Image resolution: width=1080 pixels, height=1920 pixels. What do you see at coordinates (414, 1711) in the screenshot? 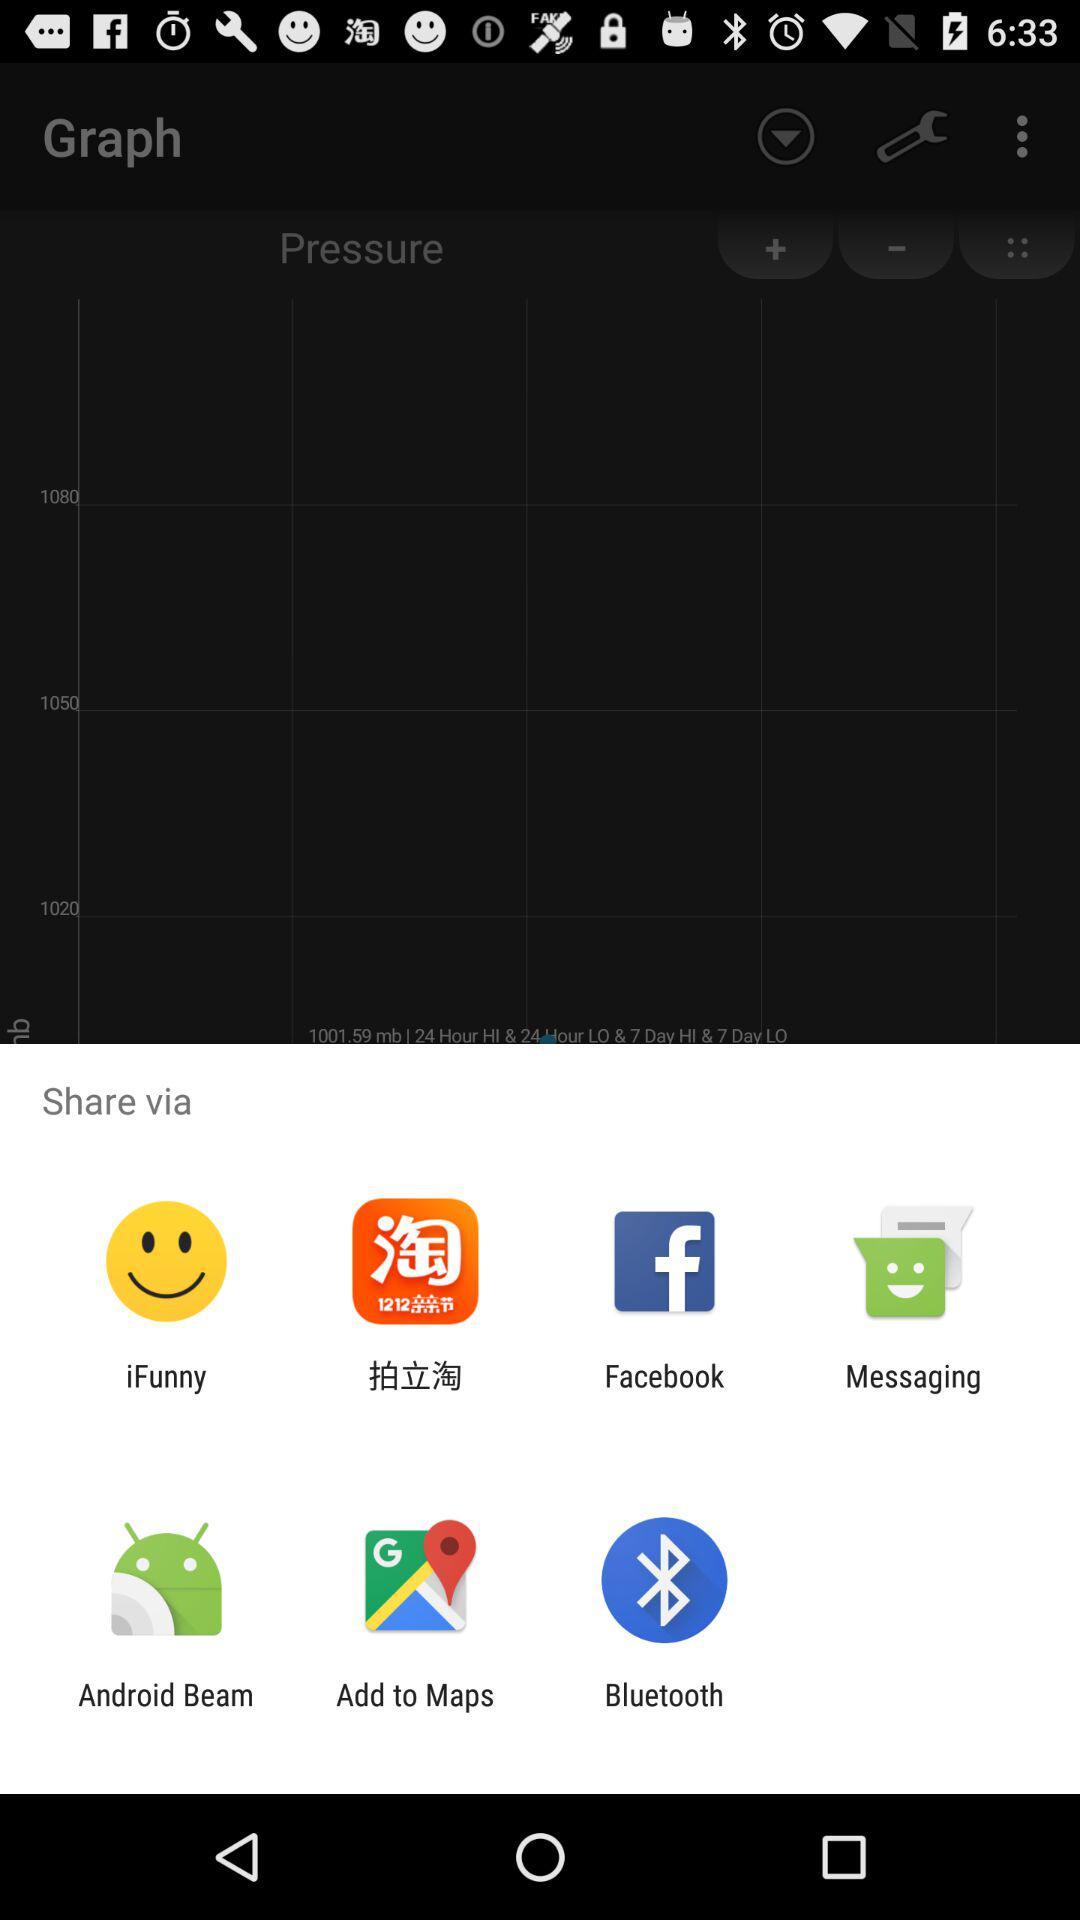
I see `the add to maps app` at bounding box center [414, 1711].